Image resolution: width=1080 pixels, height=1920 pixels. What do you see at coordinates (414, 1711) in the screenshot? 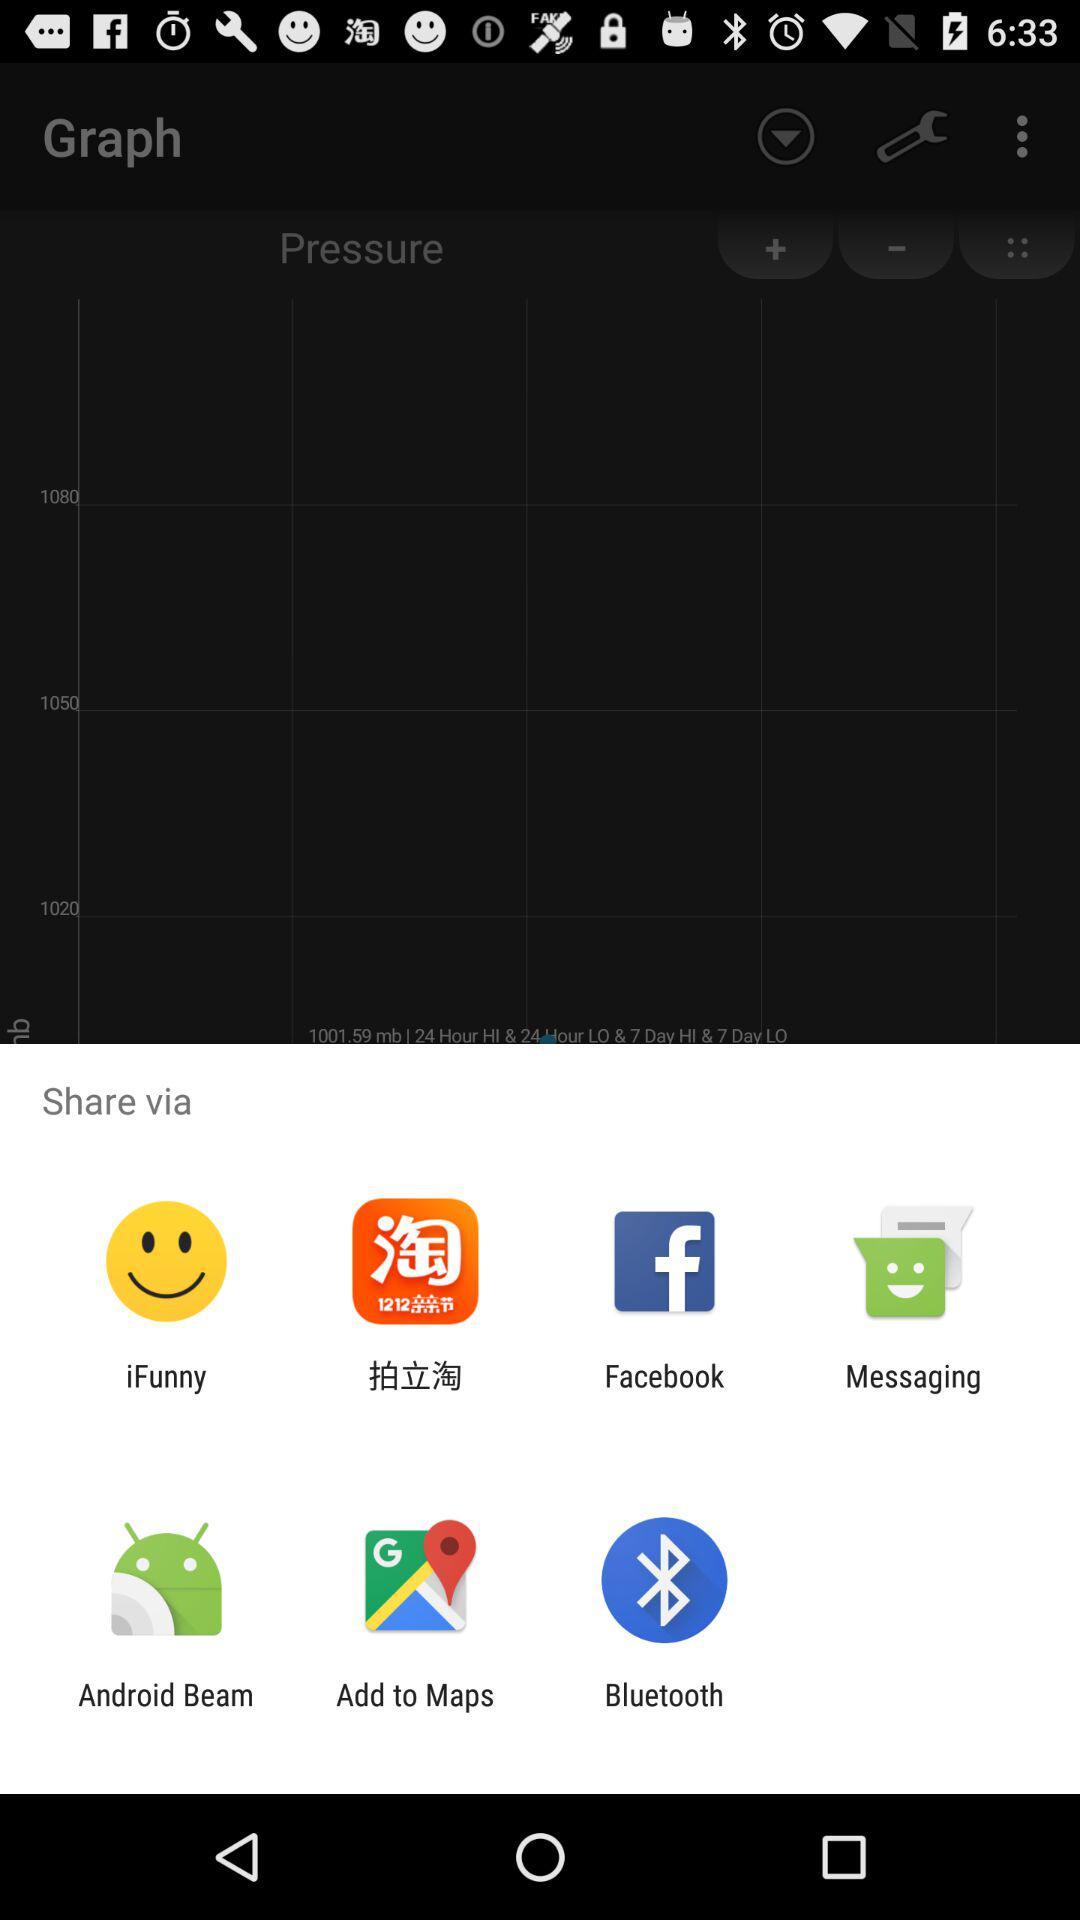
I see `the add to maps app` at bounding box center [414, 1711].